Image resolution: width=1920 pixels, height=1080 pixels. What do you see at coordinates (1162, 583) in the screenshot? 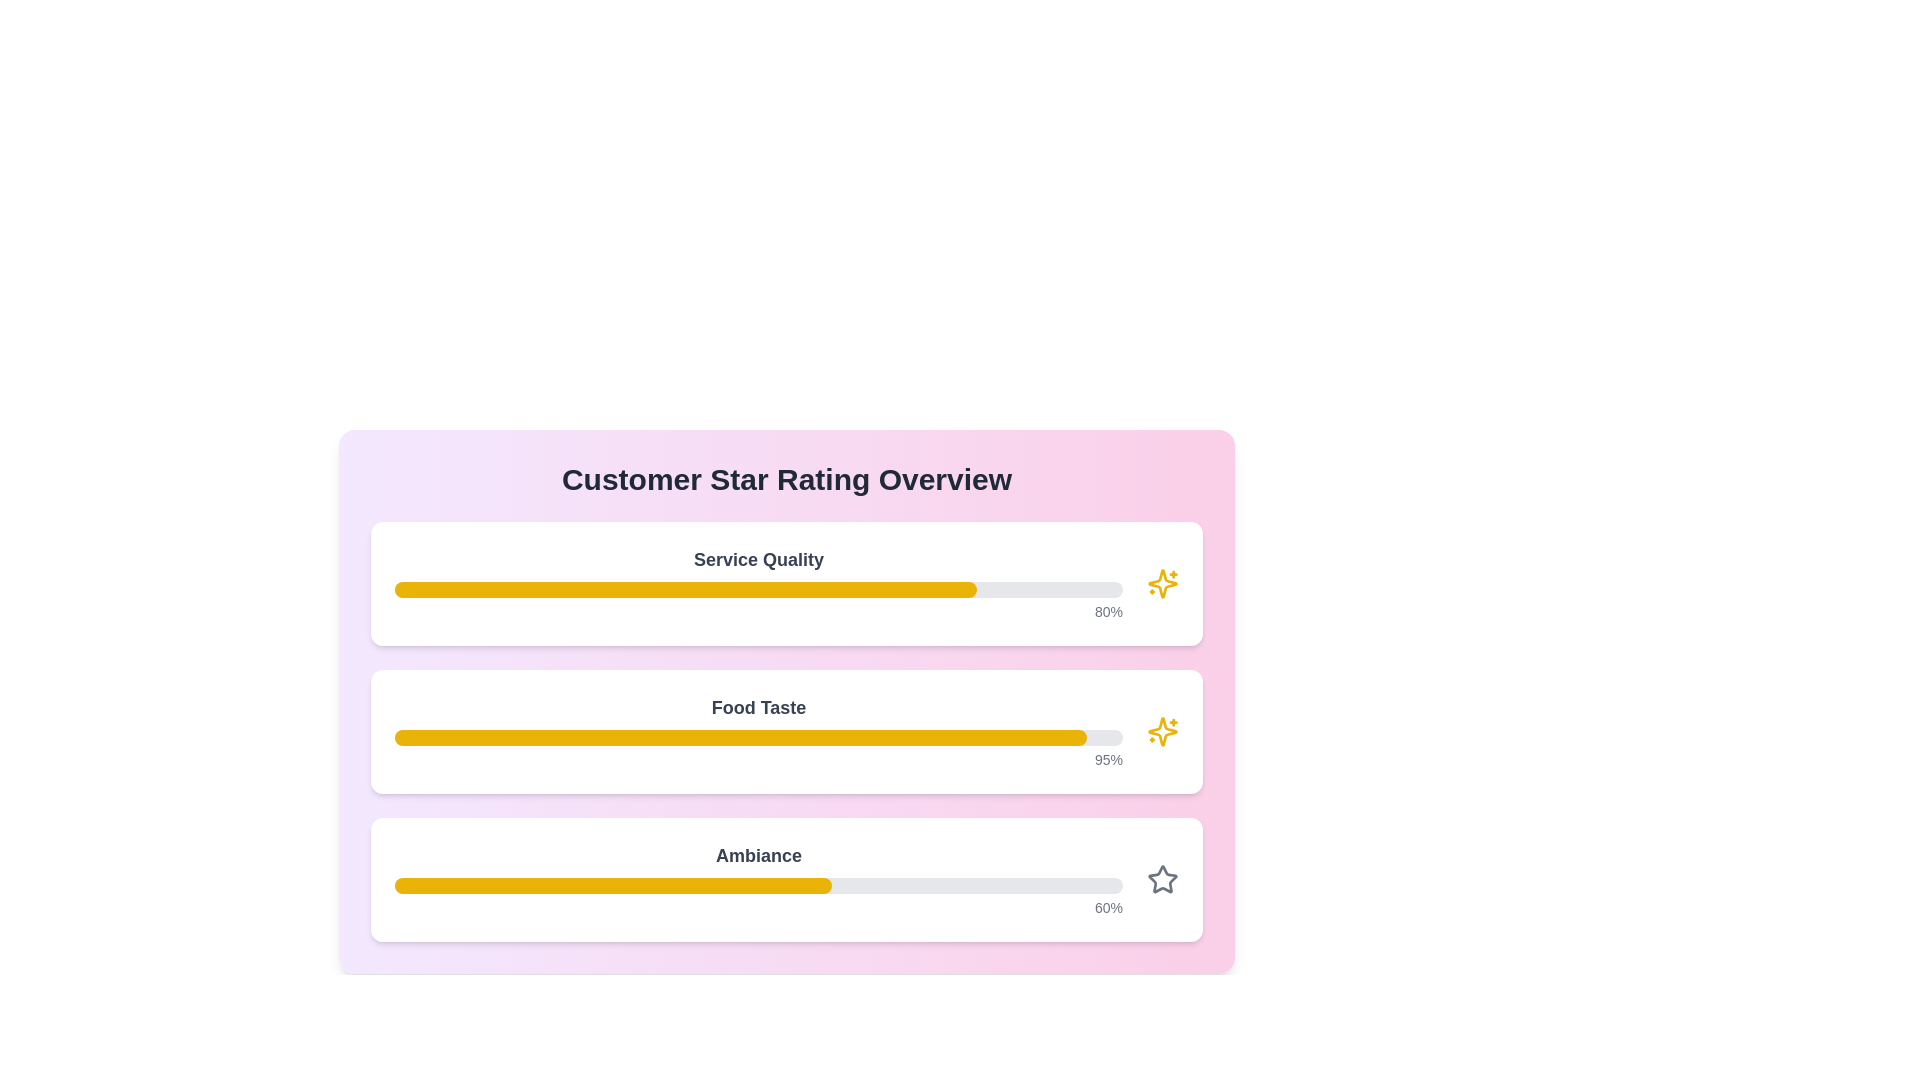
I see `the yellow starburst icon located in the top-right corner of the 'Service Quality' section, next to the progress bar and the text label '80%'` at bounding box center [1162, 583].